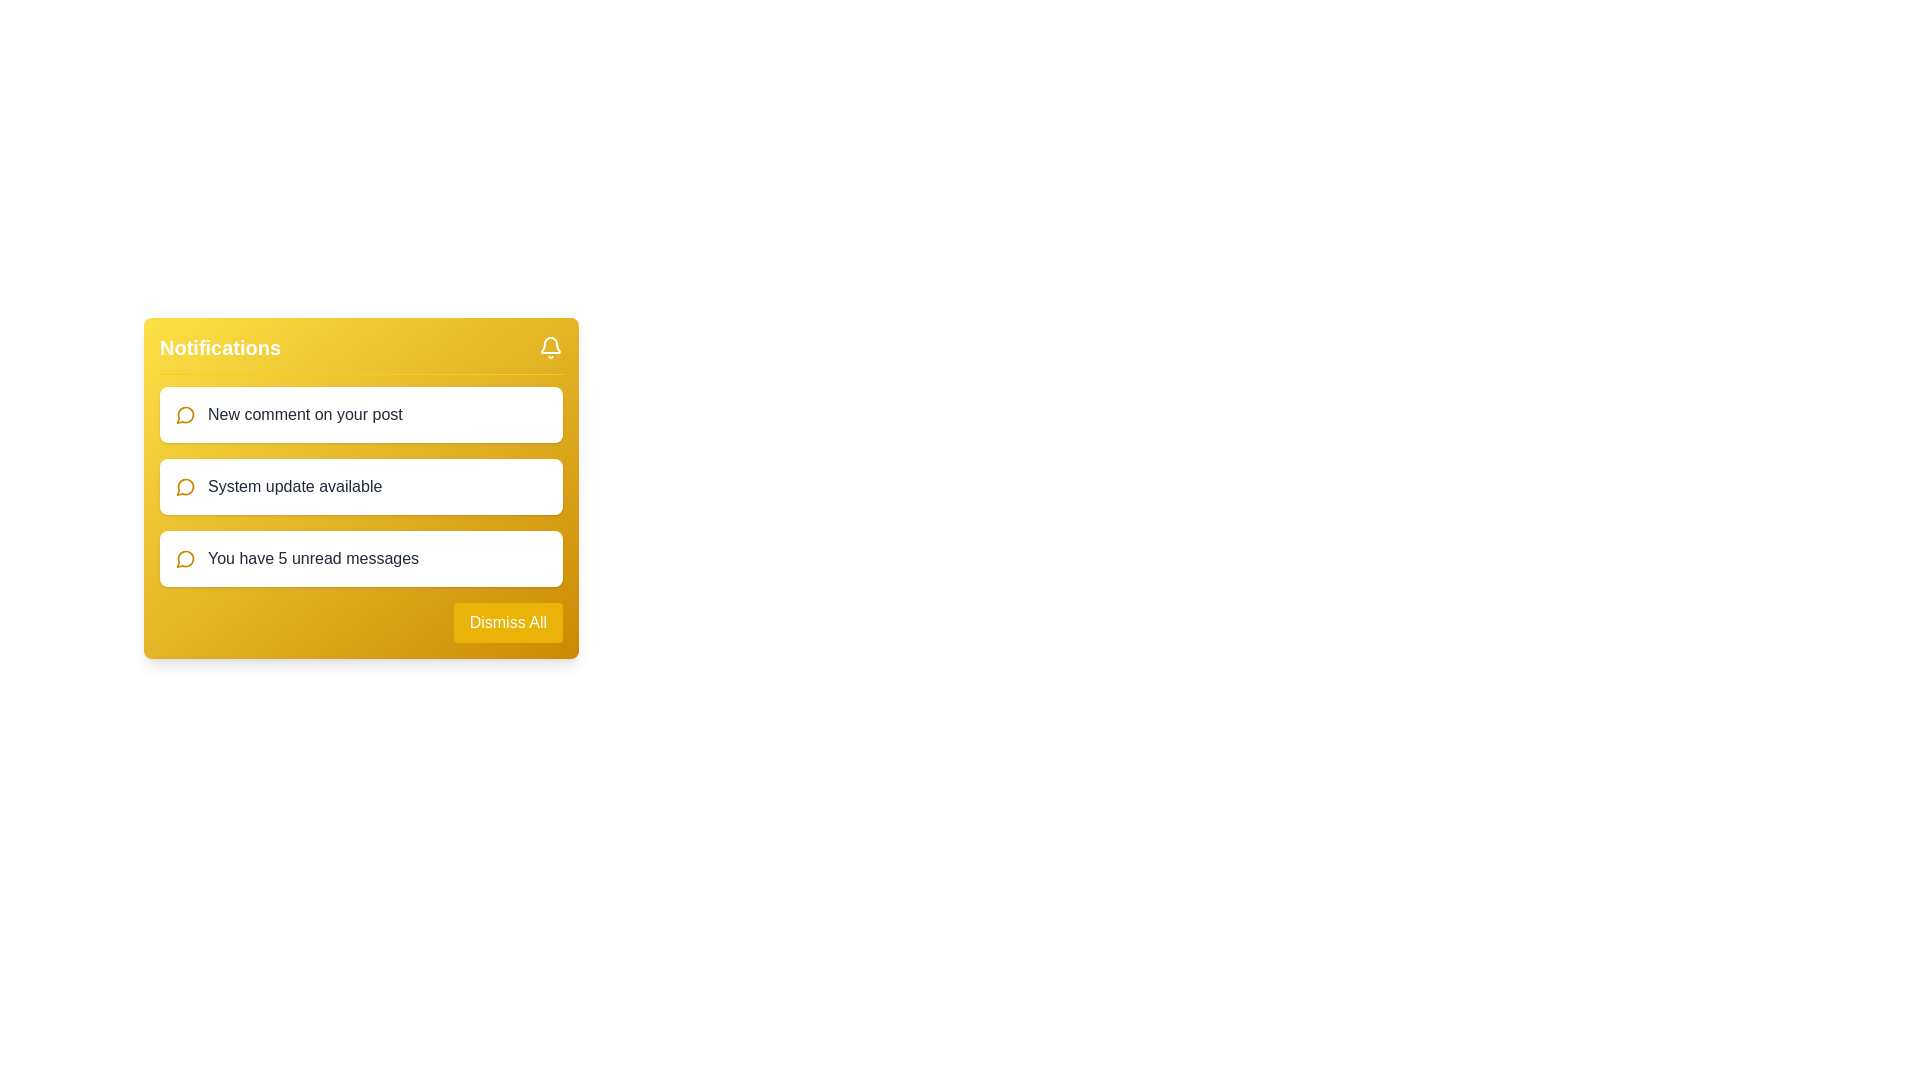 Image resolution: width=1920 pixels, height=1080 pixels. I want to click on the Notification card displaying a message about a system update, which is located below the 'New comment on your post' card in the yellow notification panel, so click(361, 486).